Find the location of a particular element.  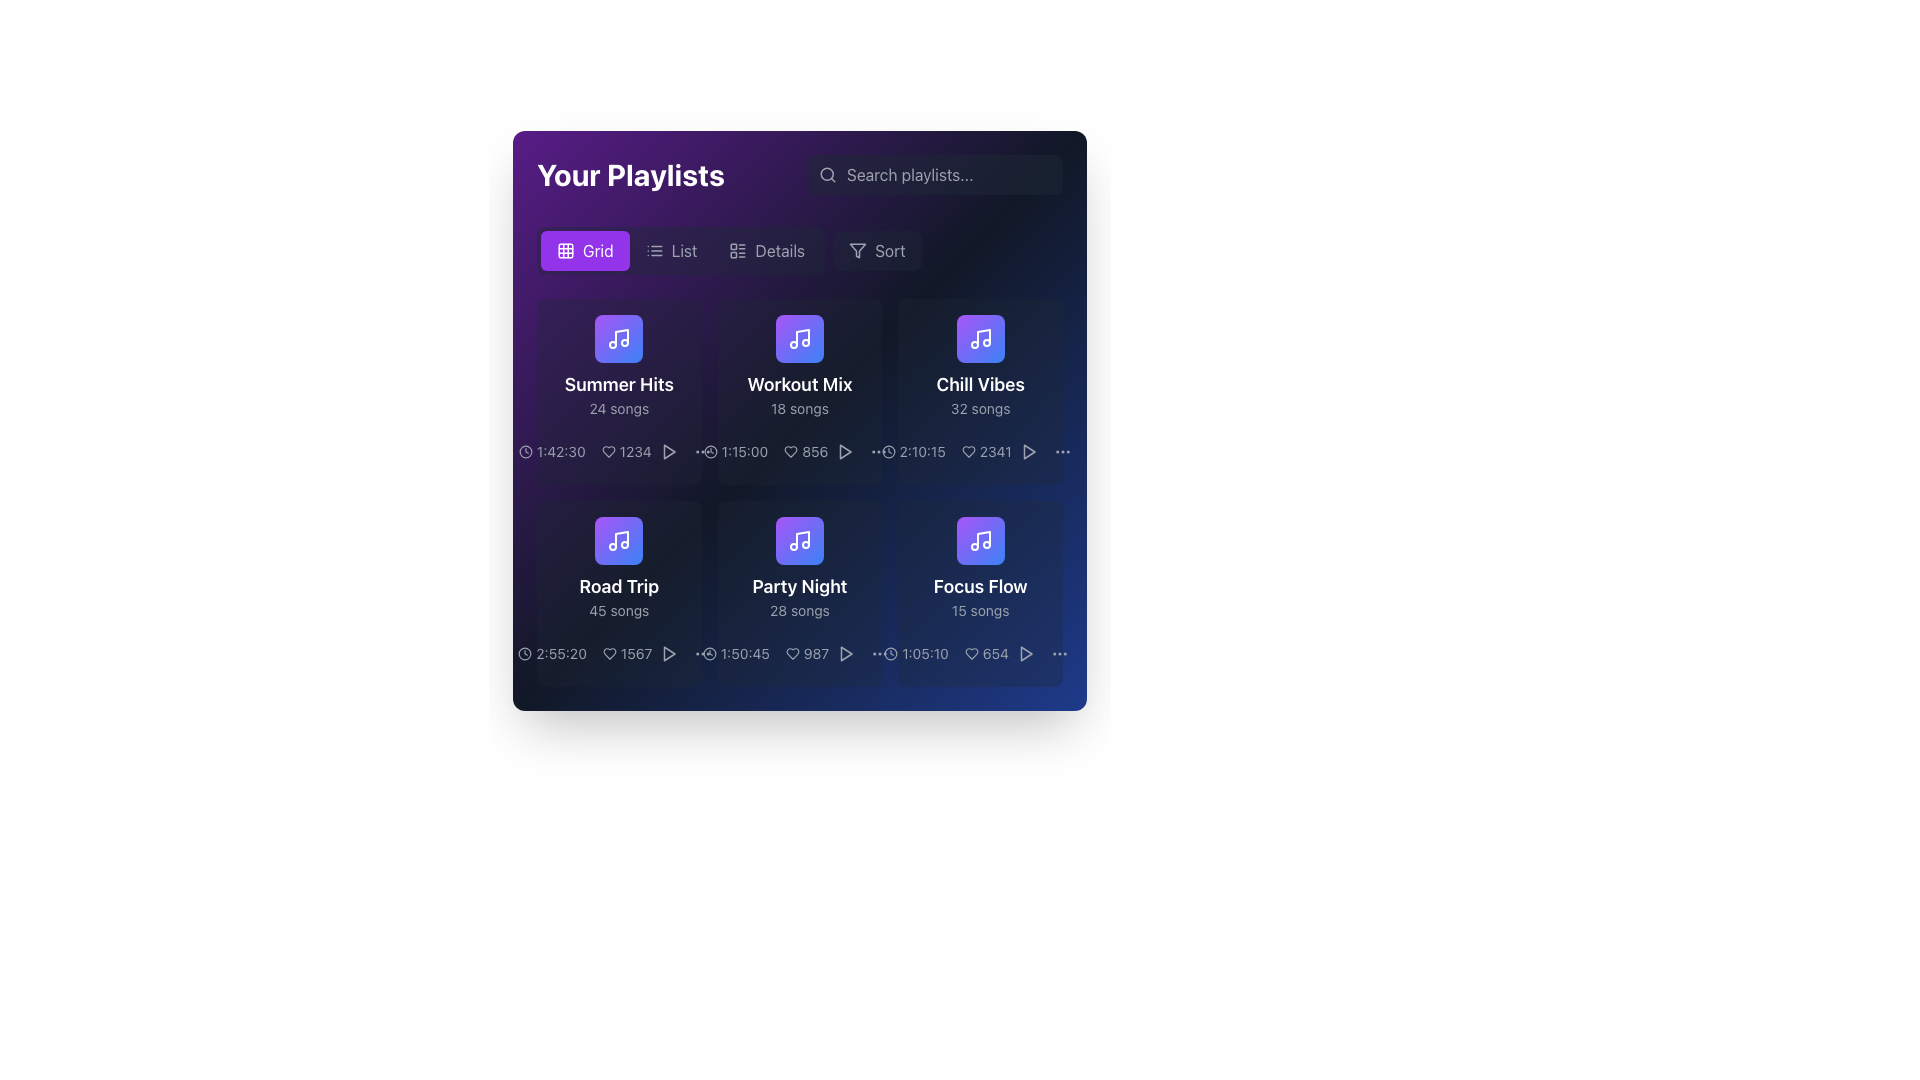

the 'Summer Hits' playlist icon located in the top-left corner of the grid layout displaying playlists is located at coordinates (618, 338).